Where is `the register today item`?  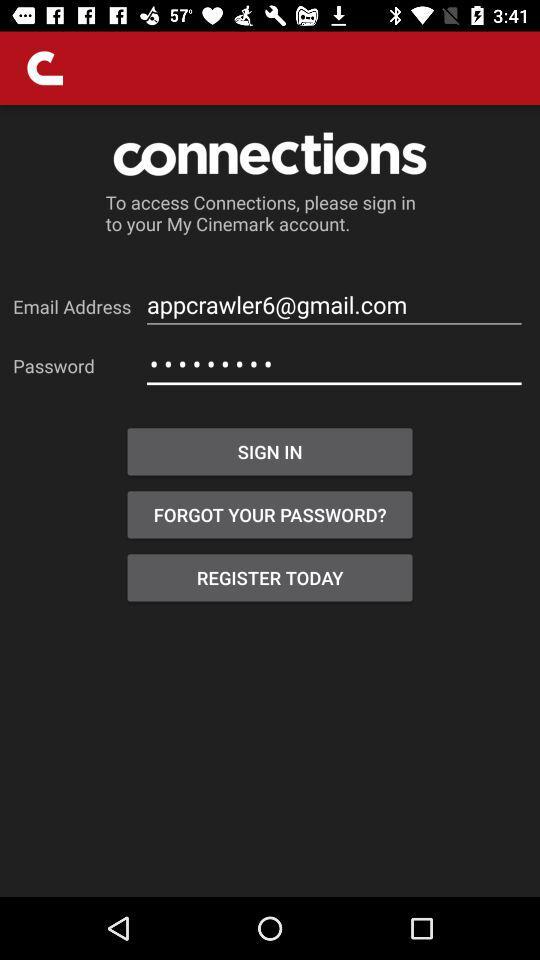
the register today item is located at coordinates (270, 577).